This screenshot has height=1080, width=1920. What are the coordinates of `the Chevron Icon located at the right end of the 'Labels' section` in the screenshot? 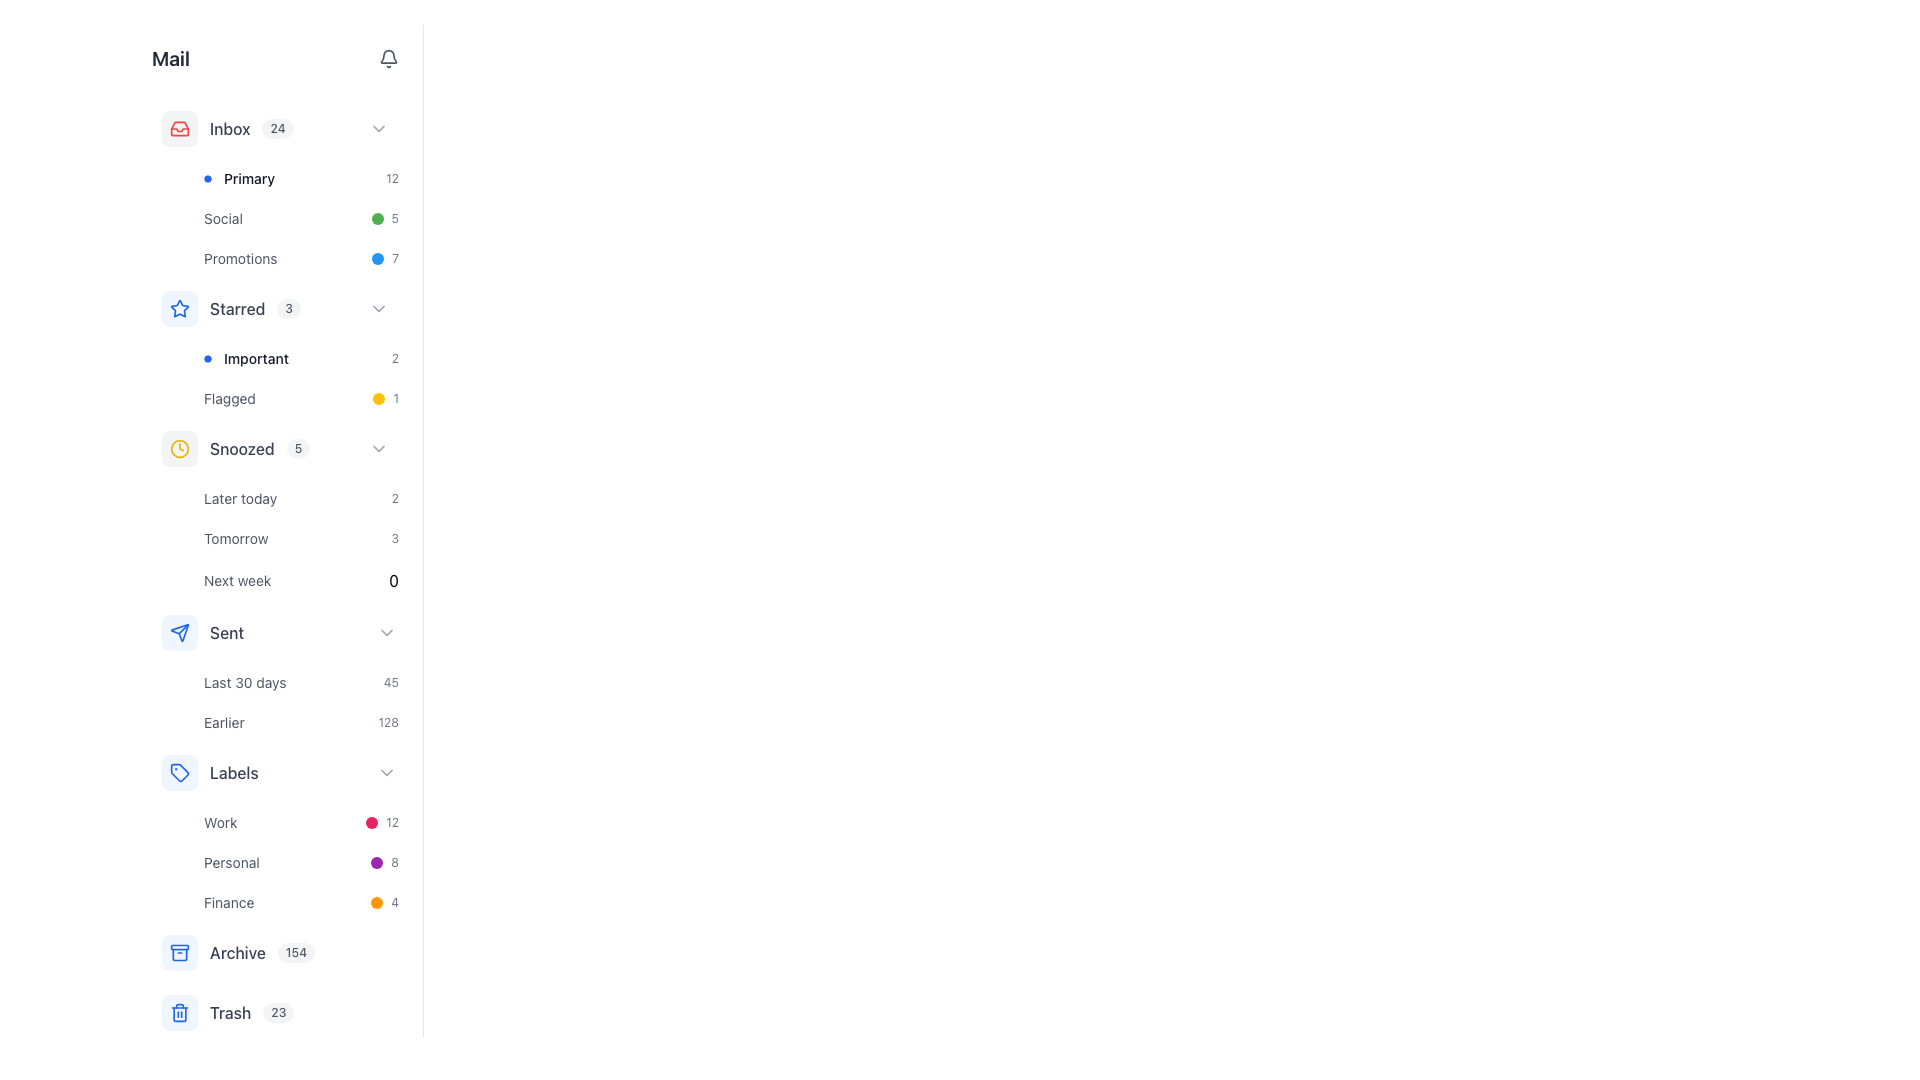 It's located at (387, 771).